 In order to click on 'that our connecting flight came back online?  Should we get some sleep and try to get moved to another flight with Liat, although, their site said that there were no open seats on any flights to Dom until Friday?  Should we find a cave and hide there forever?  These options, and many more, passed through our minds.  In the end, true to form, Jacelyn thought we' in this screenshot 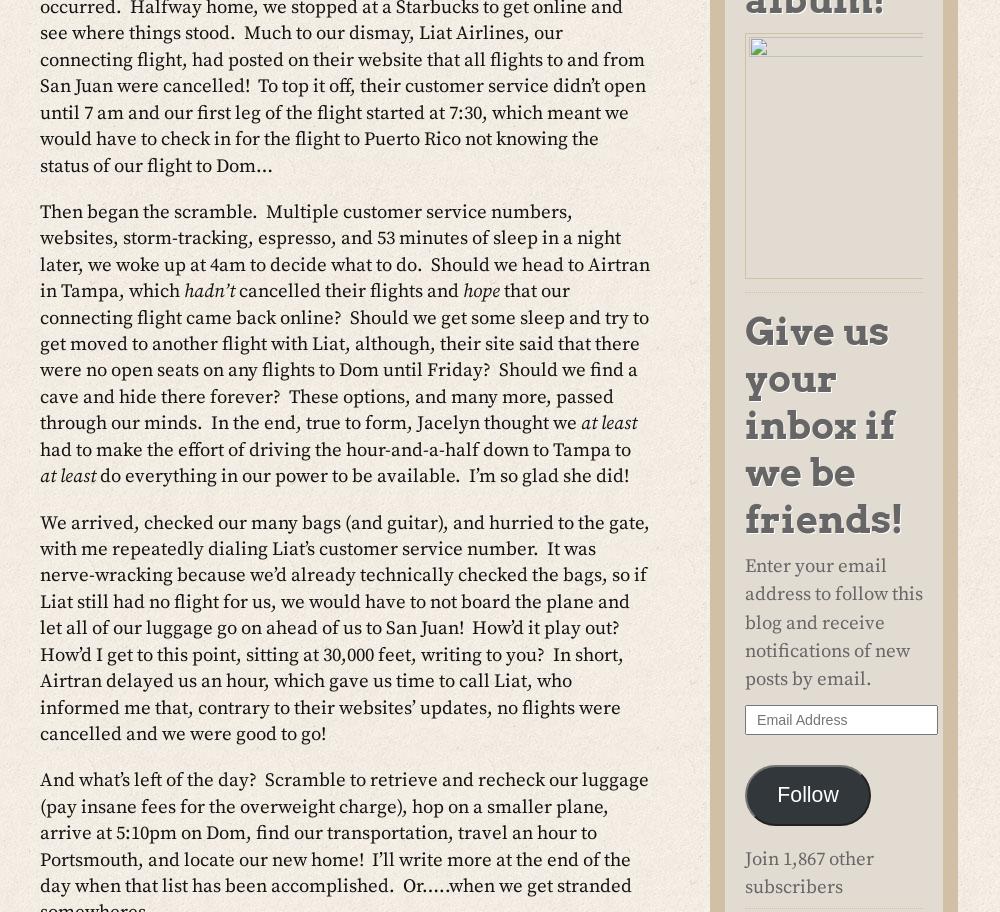, I will do `click(343, 356)`.